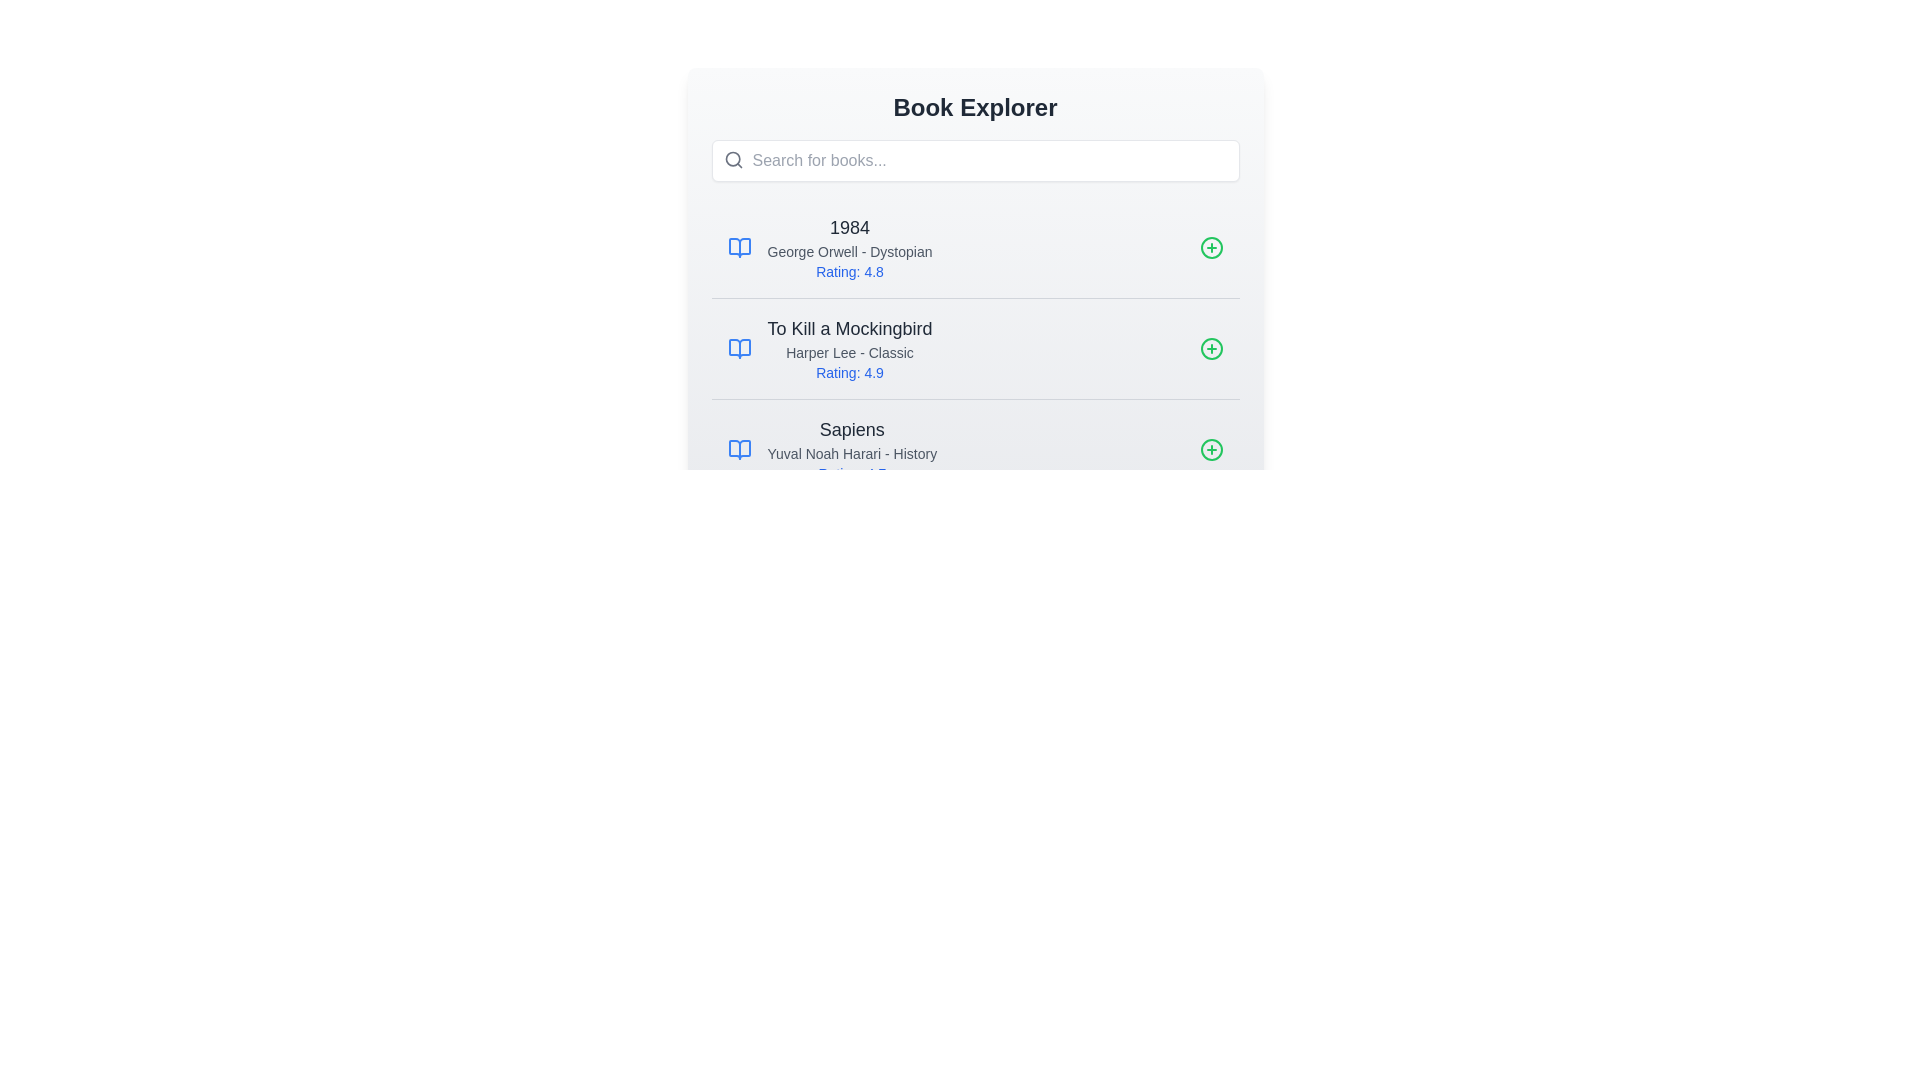  What do you see at coordinates (732, 158) in the screenshot?
I see `the decorative search icon located at the top-left corner of the search input field, which visually represents the concept of searching` at bounding box center [732, 158].